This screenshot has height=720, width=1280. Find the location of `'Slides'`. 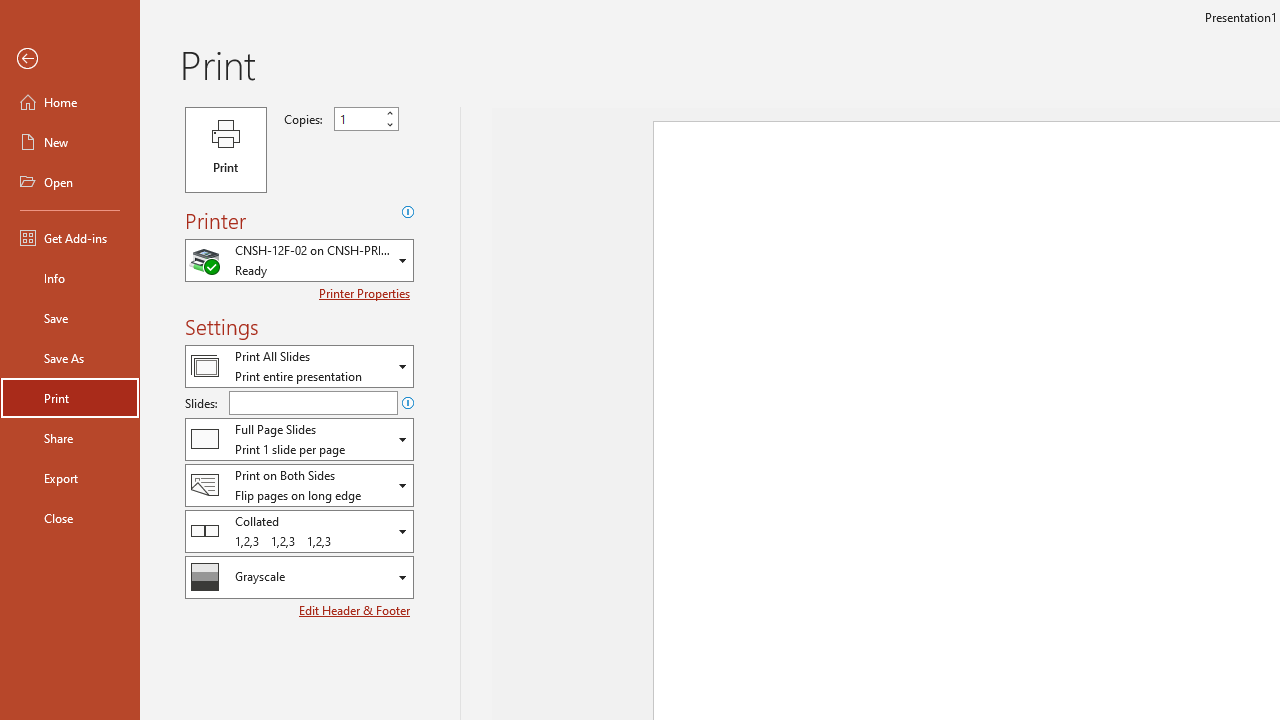

'Slides' is located at coordinates (312, 402).